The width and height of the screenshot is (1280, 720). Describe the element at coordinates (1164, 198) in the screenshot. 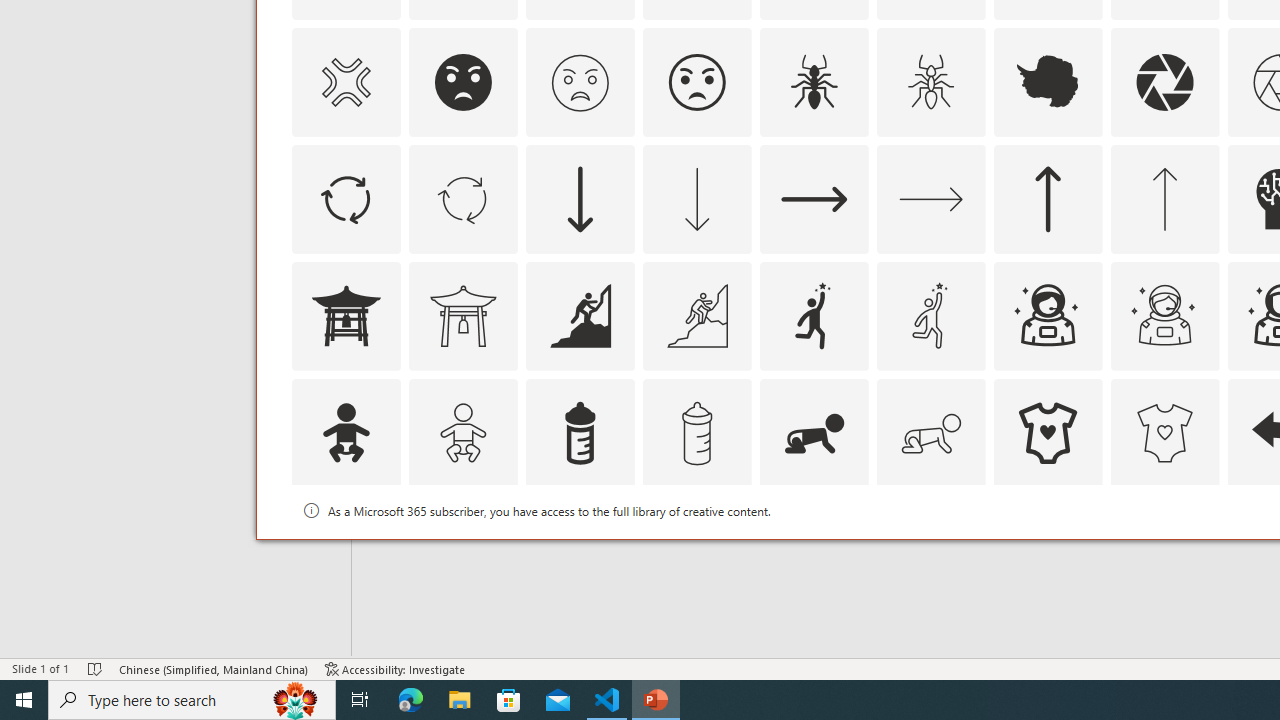

I see `'AutomationID: Icons_ArrowUp_M'` at that location.